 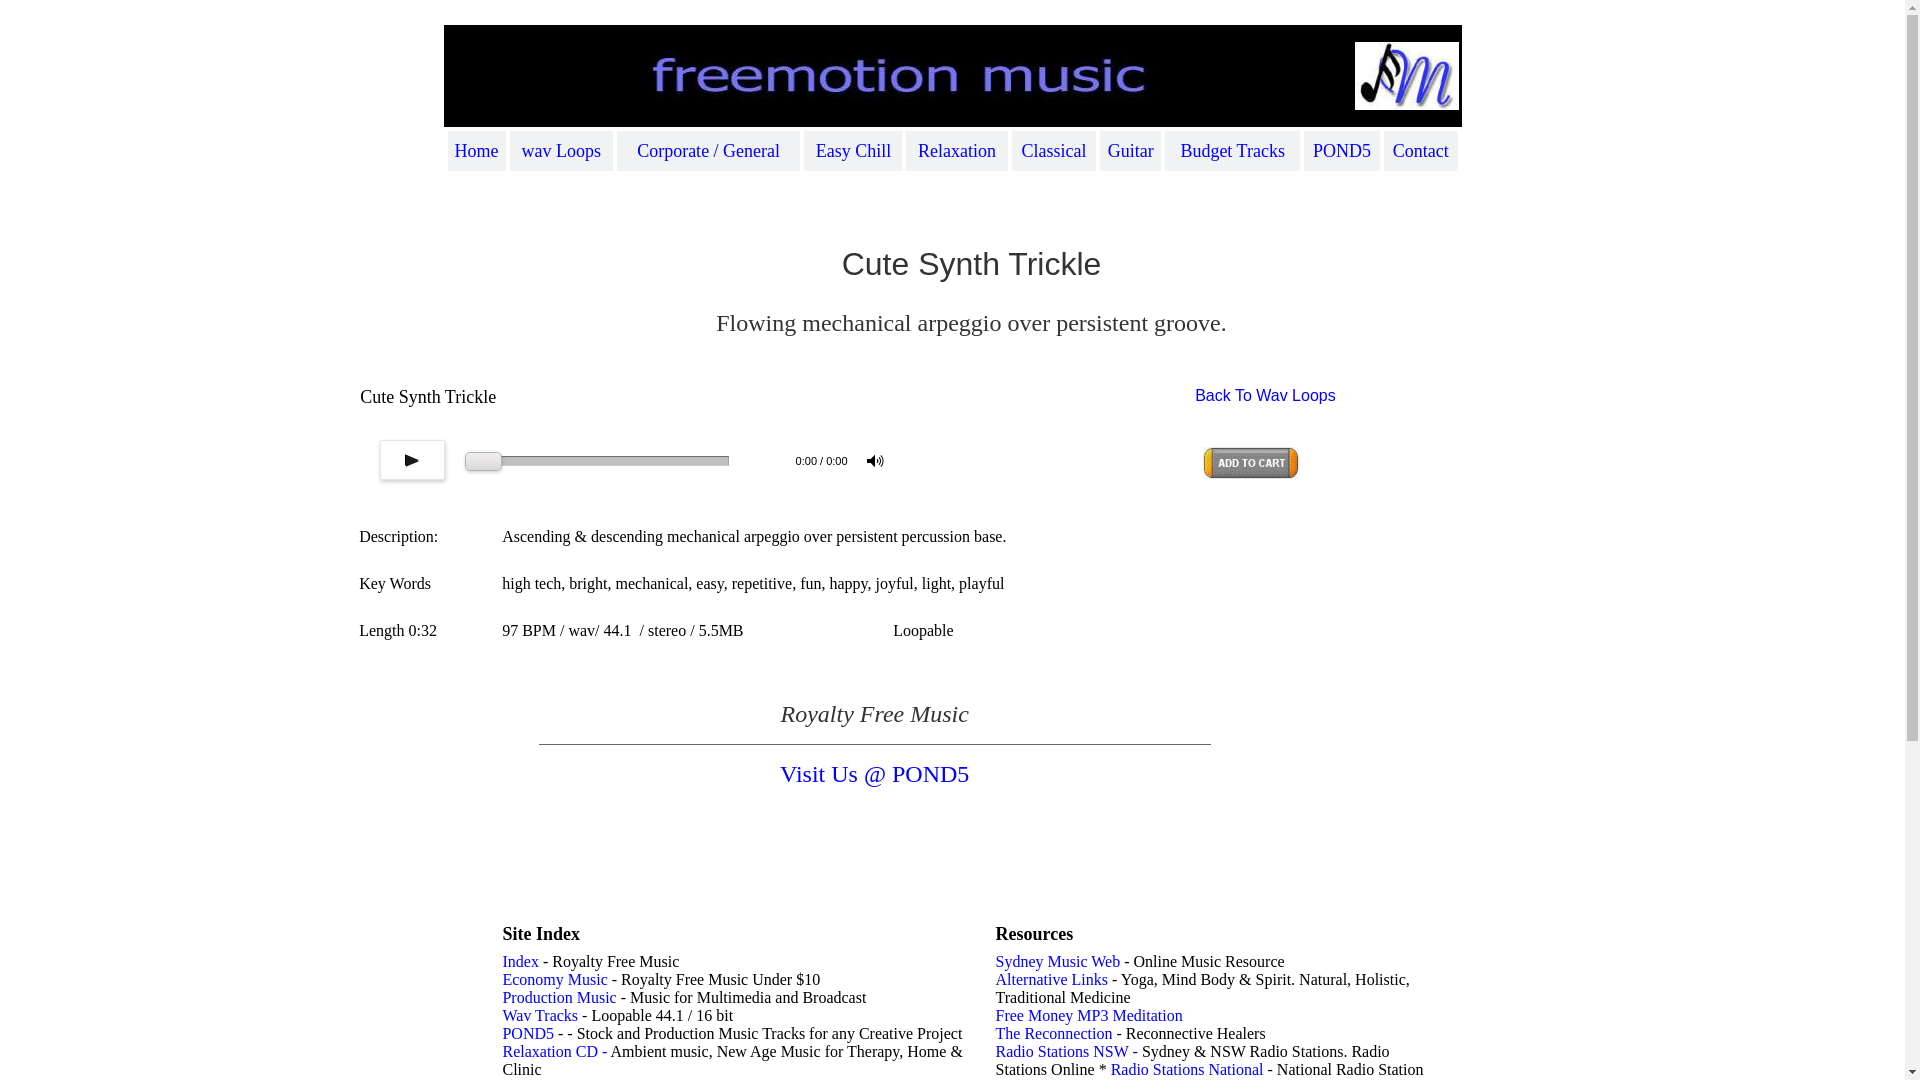 I want to click on 'POND5', so click(x=1342, y=149).